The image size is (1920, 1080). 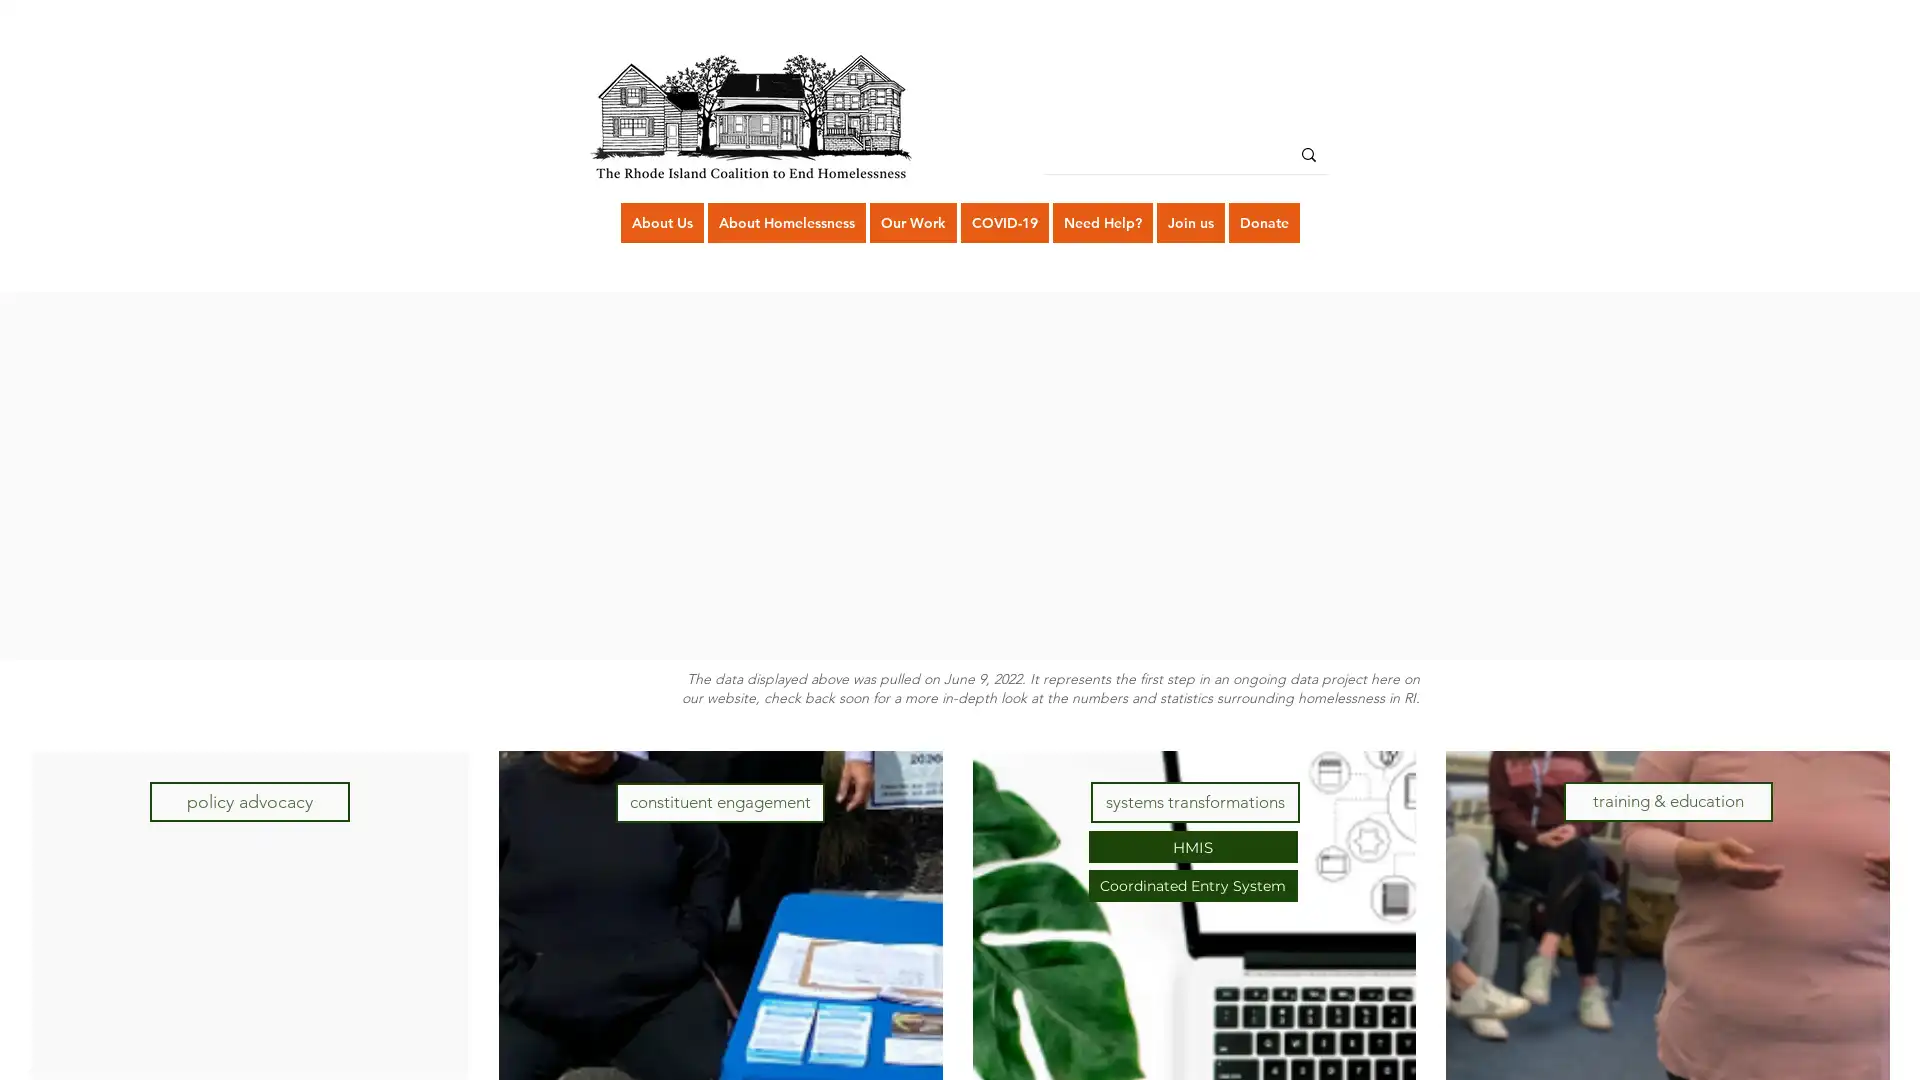 What do you see at coordinates (1194, 801) in the screenshot?
I see `systems transformations` at bounding box center [1194, 801].